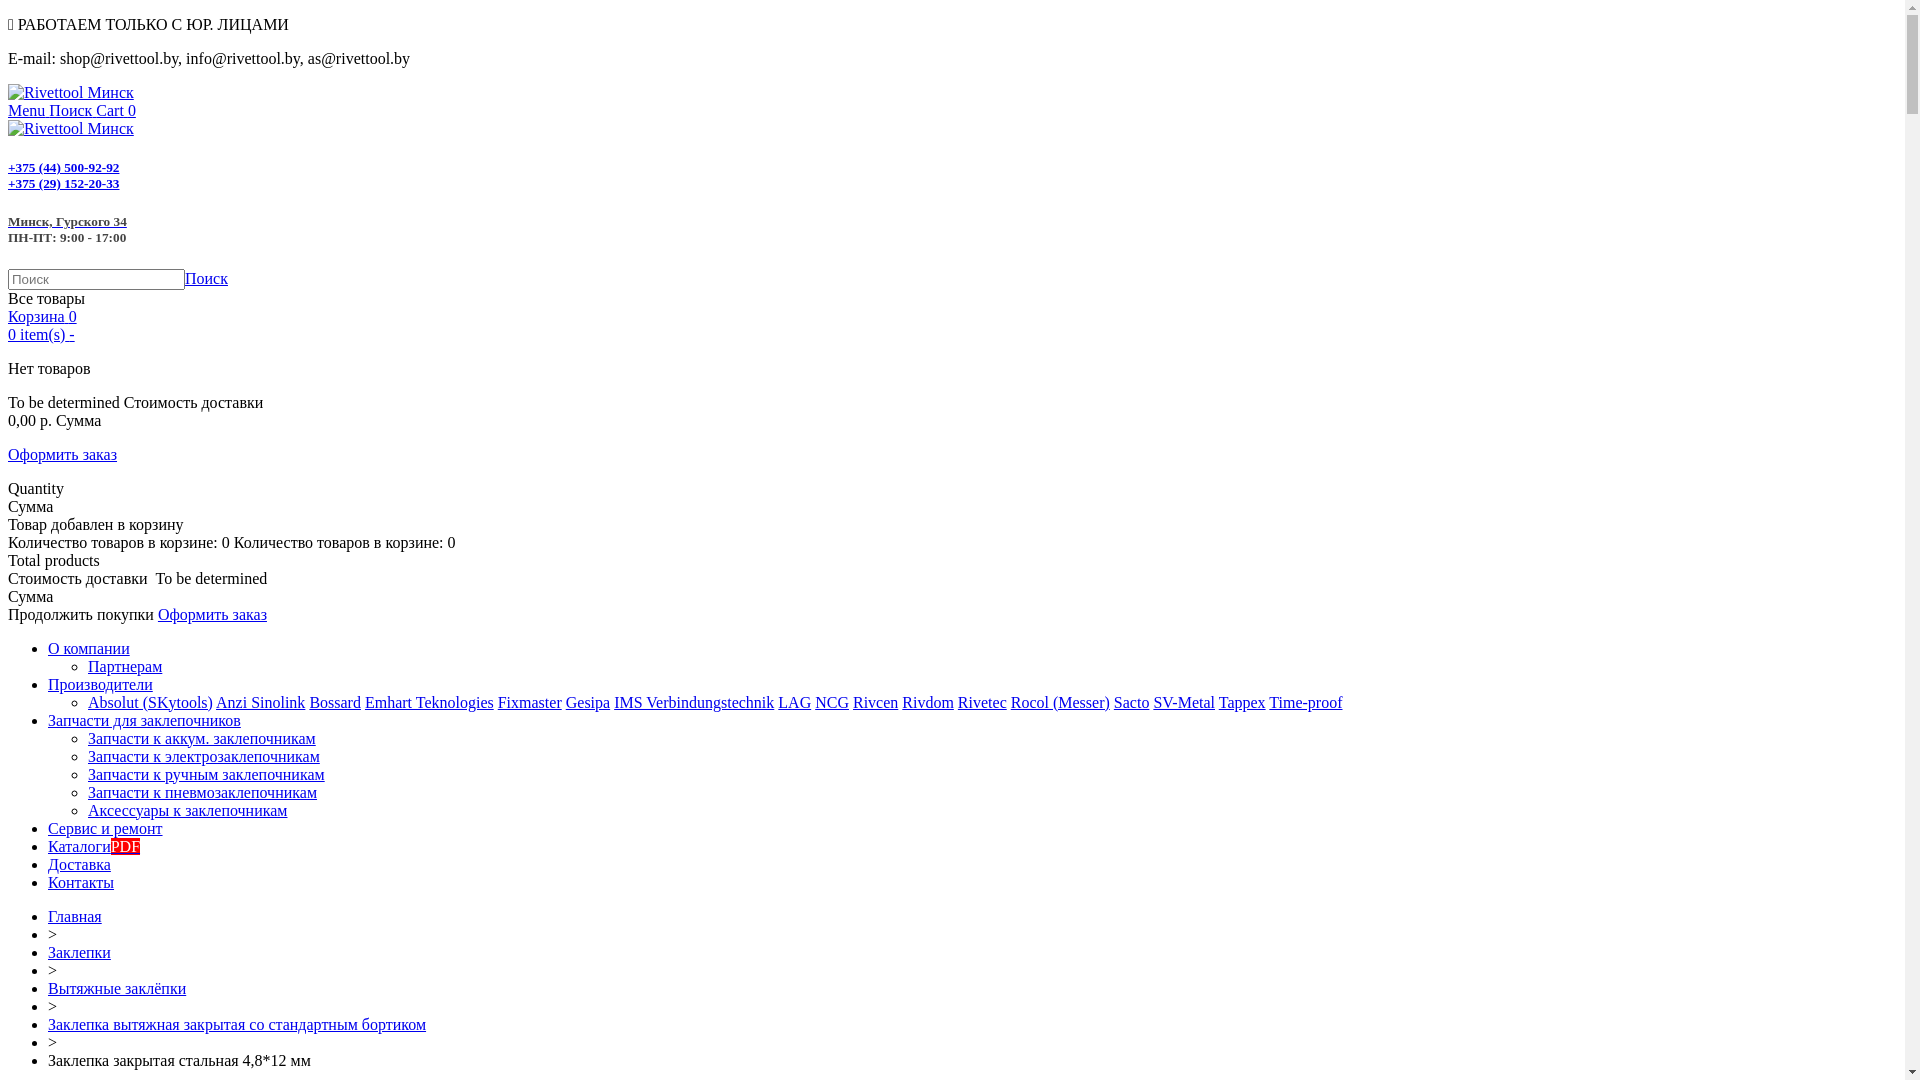  I want to click on 'Gesipa', so click(587, 701).